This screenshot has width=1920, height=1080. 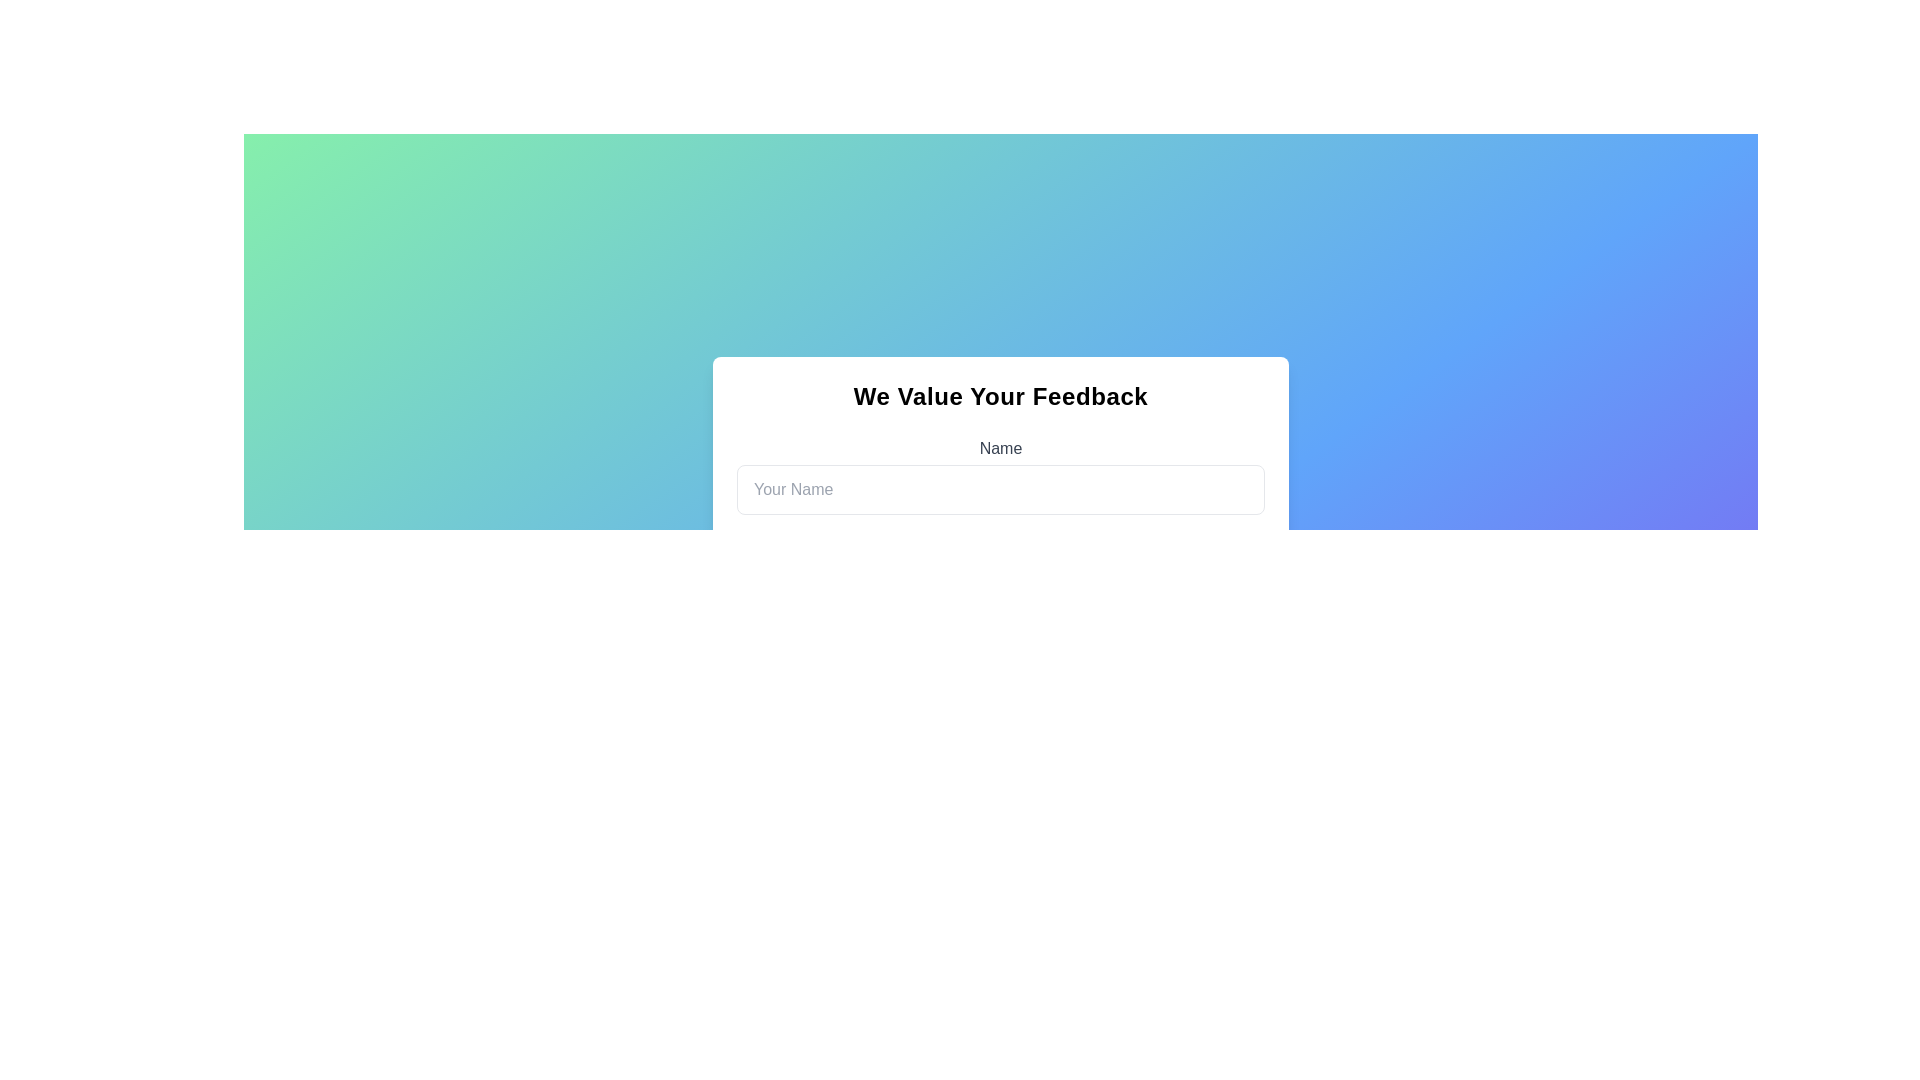 What do you see at coordinates (1001, 396) in the screenshot?
I see `header text 'We Value Your Feedback' which is styled in bold and large text, centered at the top of the feedback form interface` at bounding box center [1001, 396].